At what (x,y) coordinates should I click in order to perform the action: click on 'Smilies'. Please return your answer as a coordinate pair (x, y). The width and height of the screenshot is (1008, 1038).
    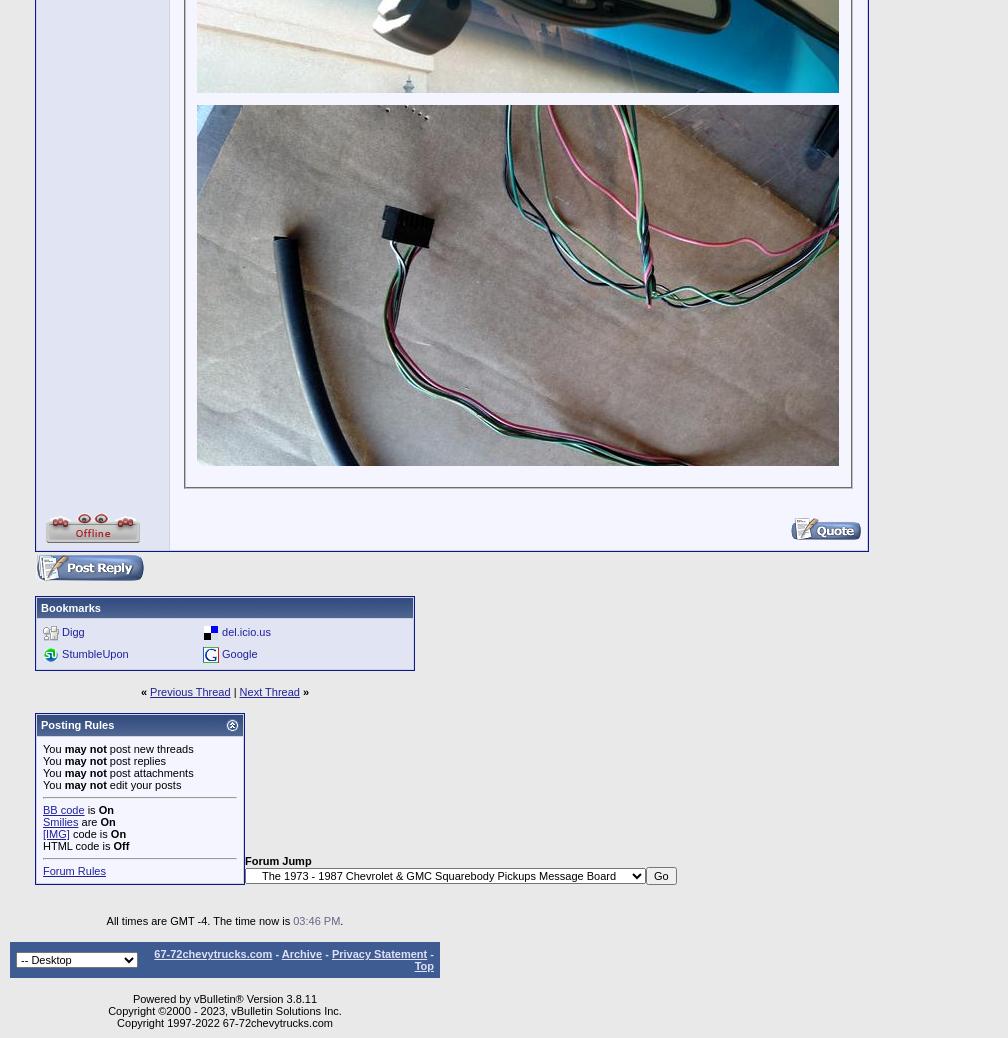
    Looking at the image, I should click on (60, 821).